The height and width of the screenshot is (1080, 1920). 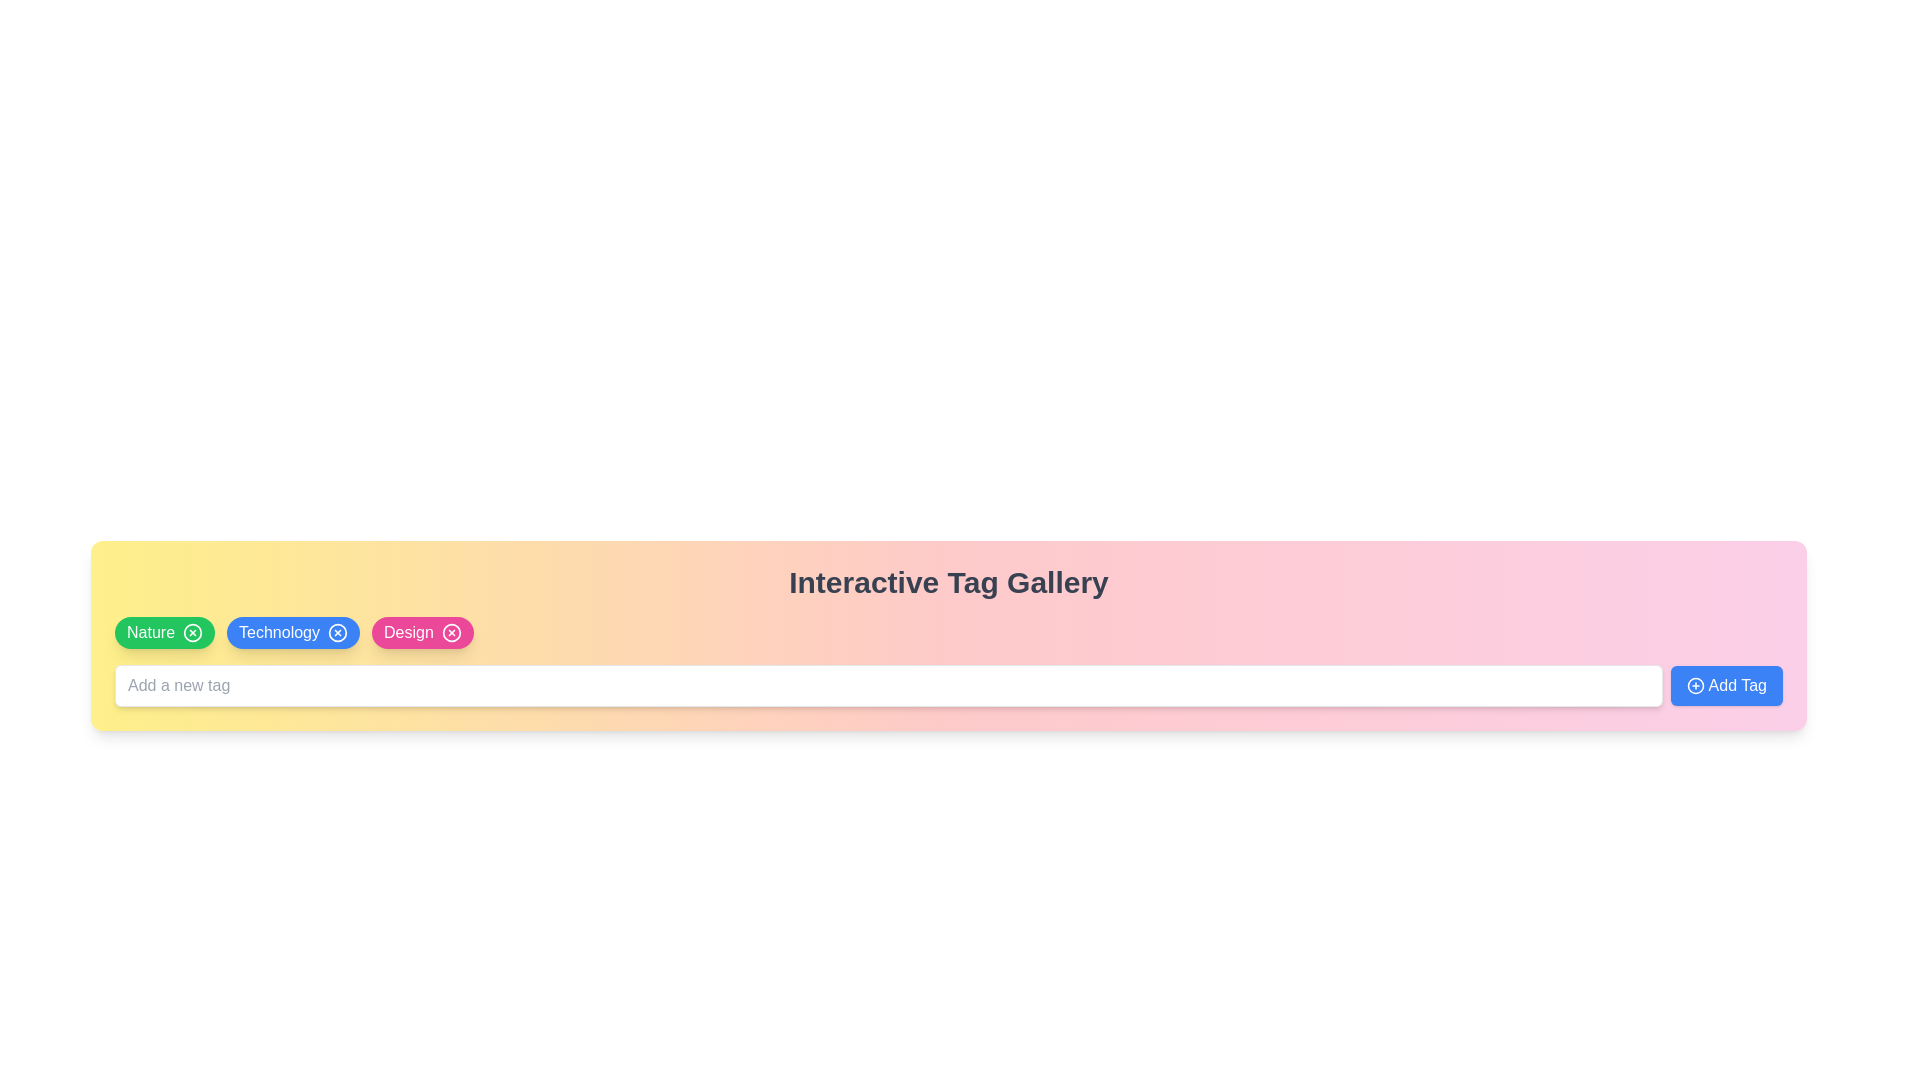 I want to click on the 'Design' text label which is styled with a bold, pink background and white text, located as the third item in a horizontal row of tag elements above the input field, so click(x=407, y=632).